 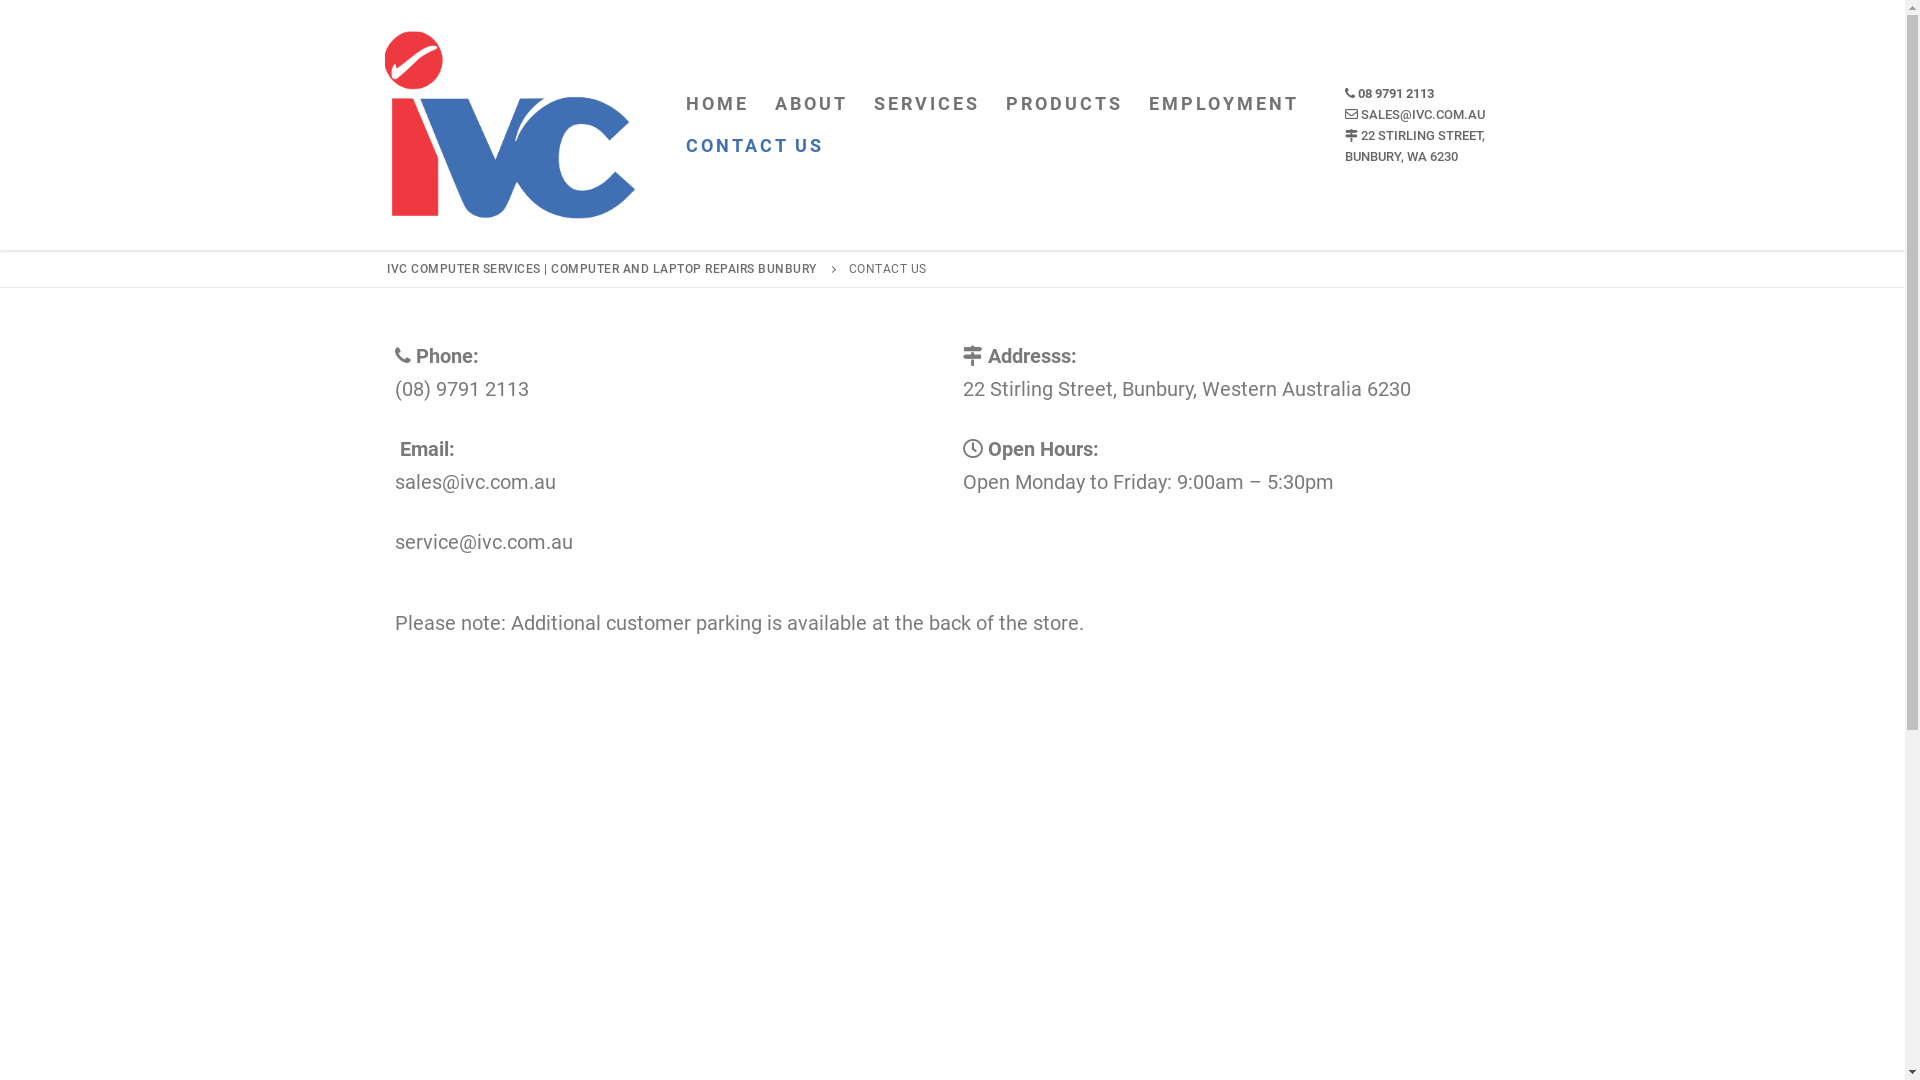 What do you see at coordinates (716, 104) in the screenshot?
I see `'HOME'` at bounding box center [716, 104].